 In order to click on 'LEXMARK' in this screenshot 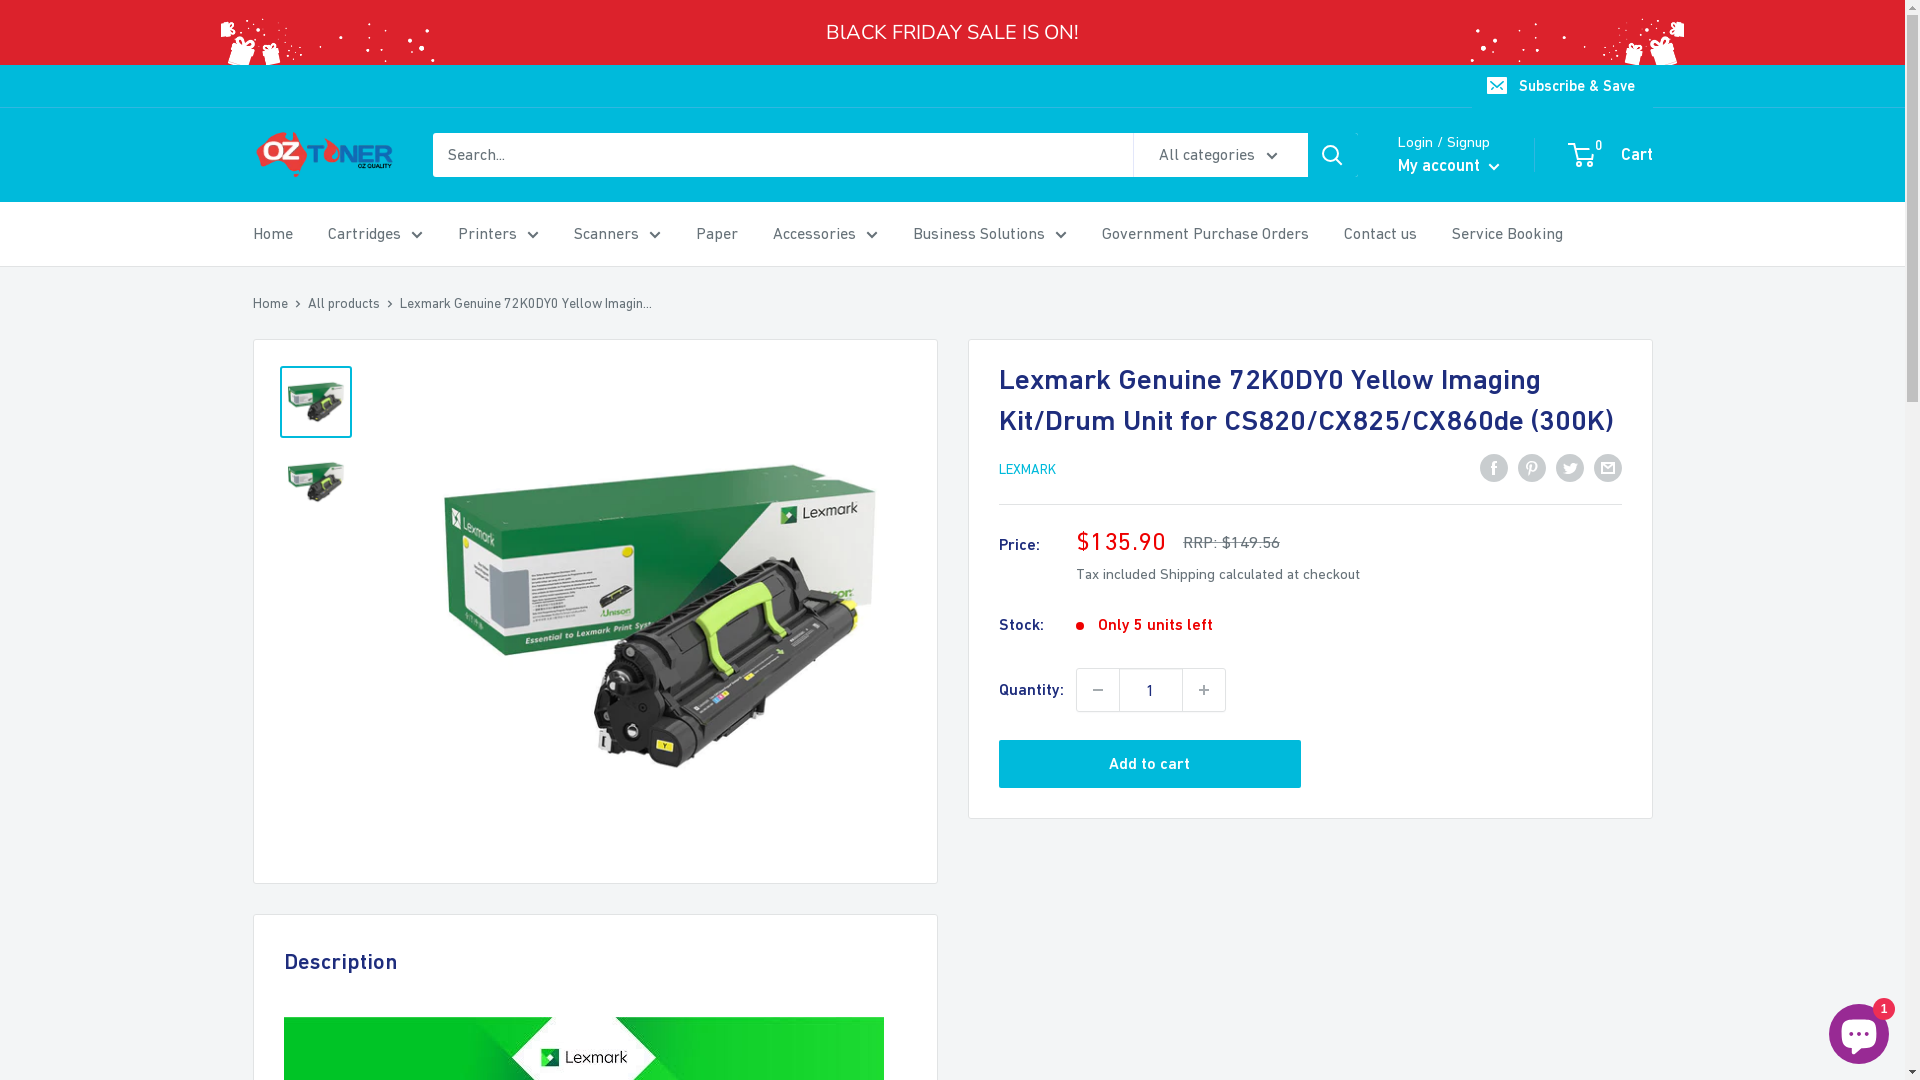, I will do `click(1026, 469)`.